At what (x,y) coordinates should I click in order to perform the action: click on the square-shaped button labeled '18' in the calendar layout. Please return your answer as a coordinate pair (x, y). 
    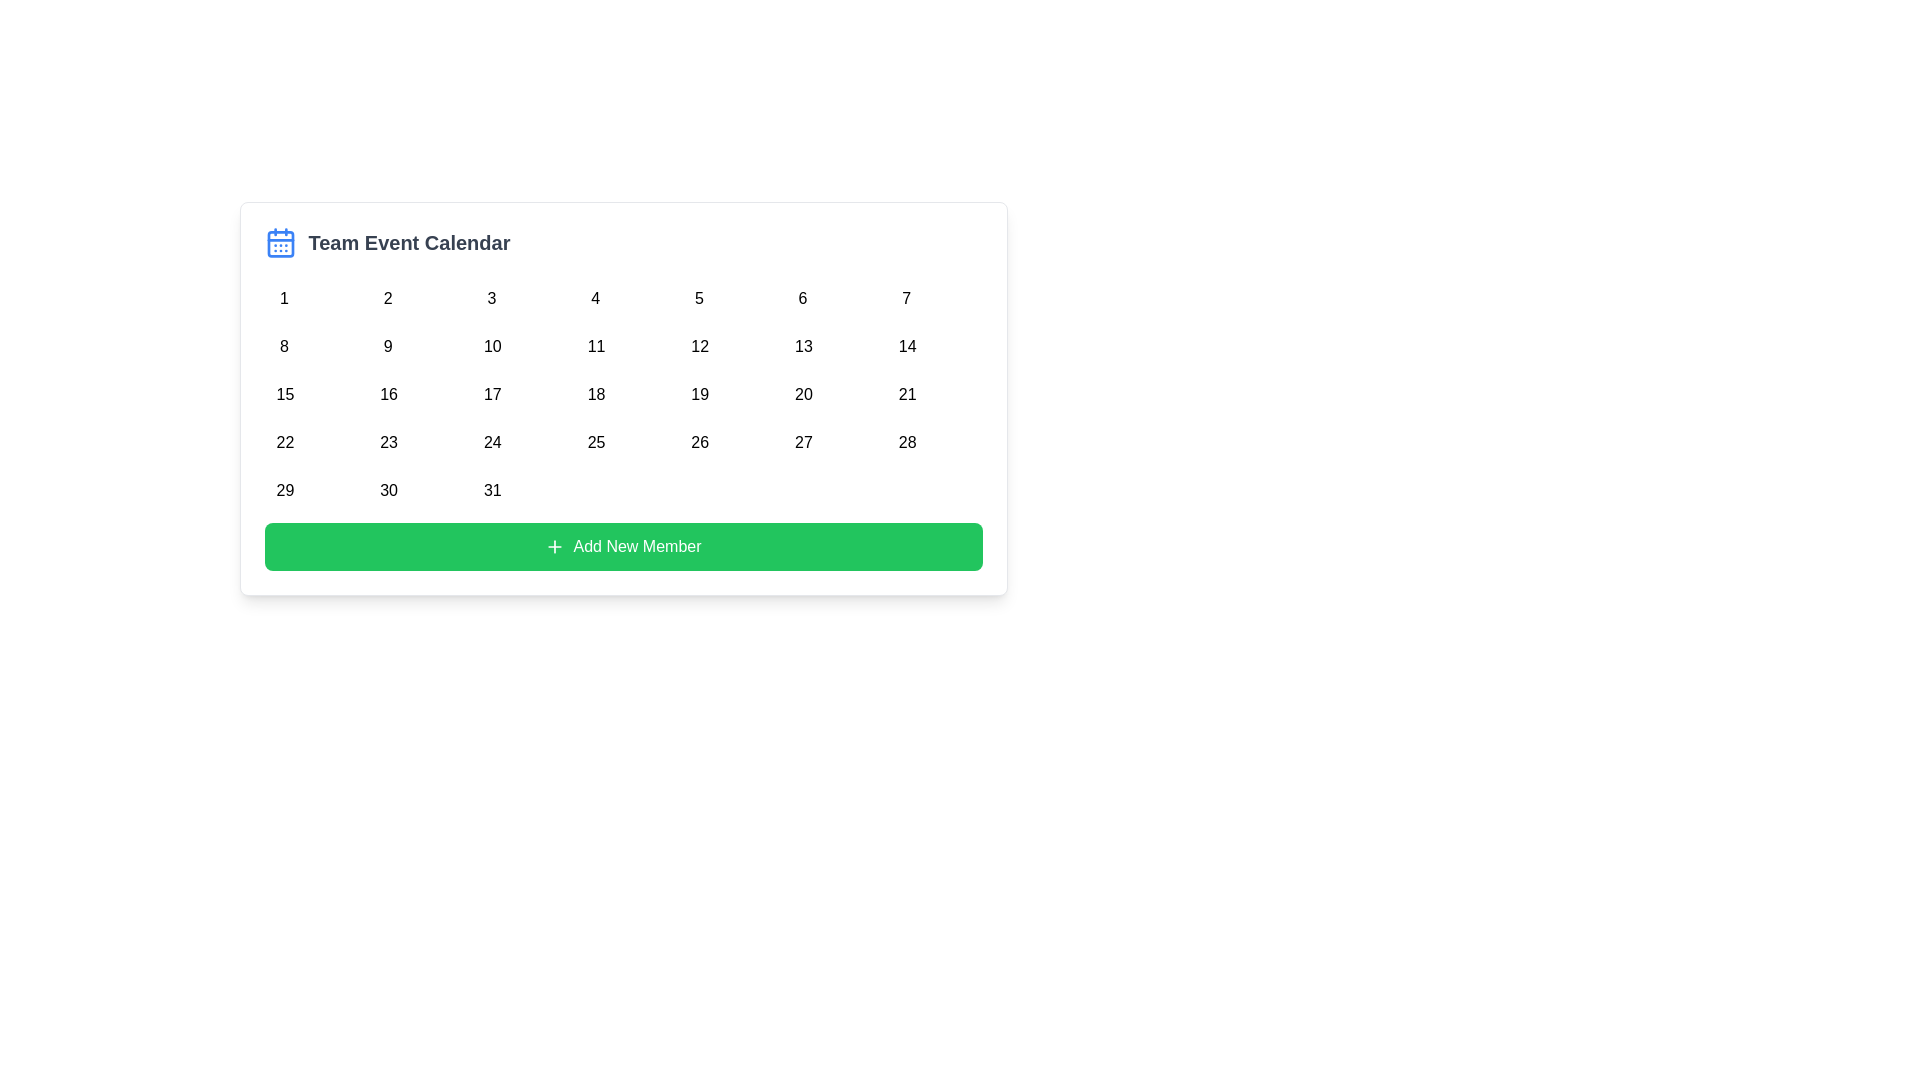
    Looking at the image, I should click on (594, 390).